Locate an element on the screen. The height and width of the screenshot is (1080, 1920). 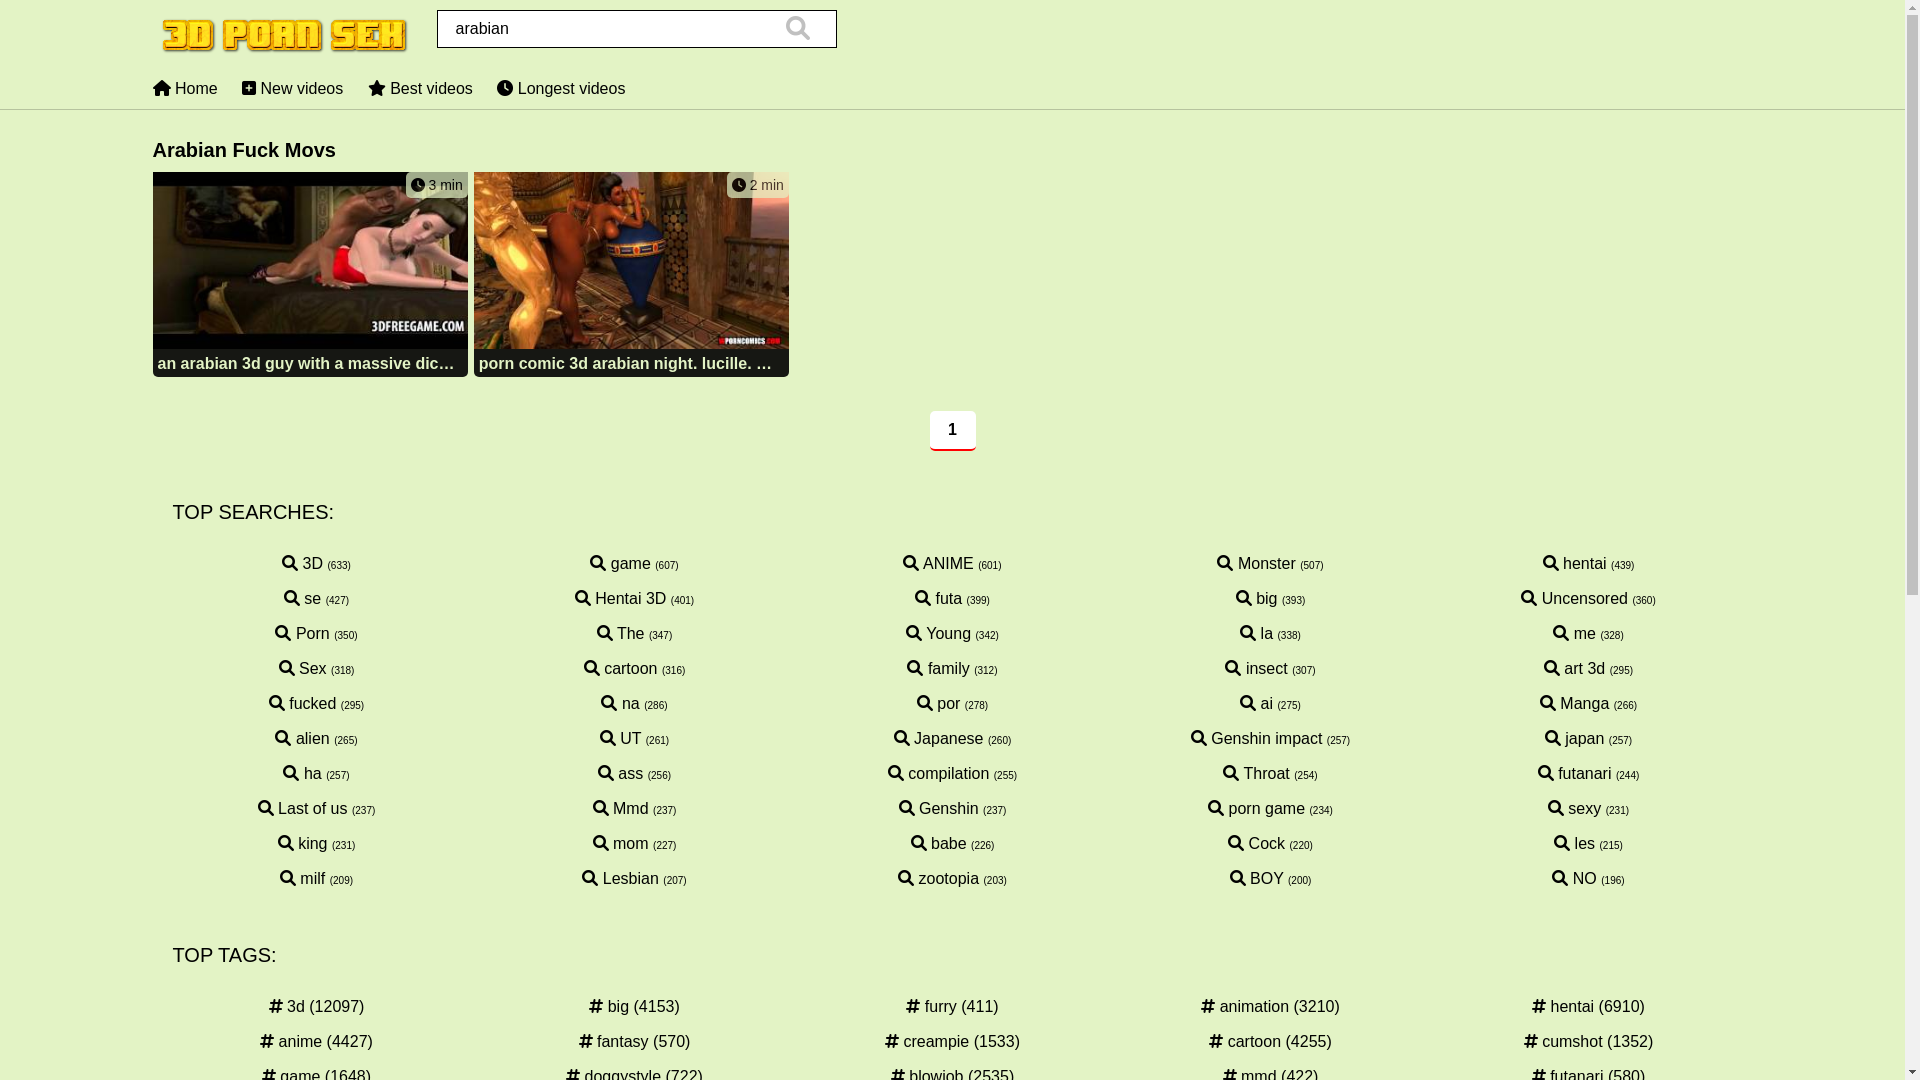
'3 min is located at coordinates (308, 276).